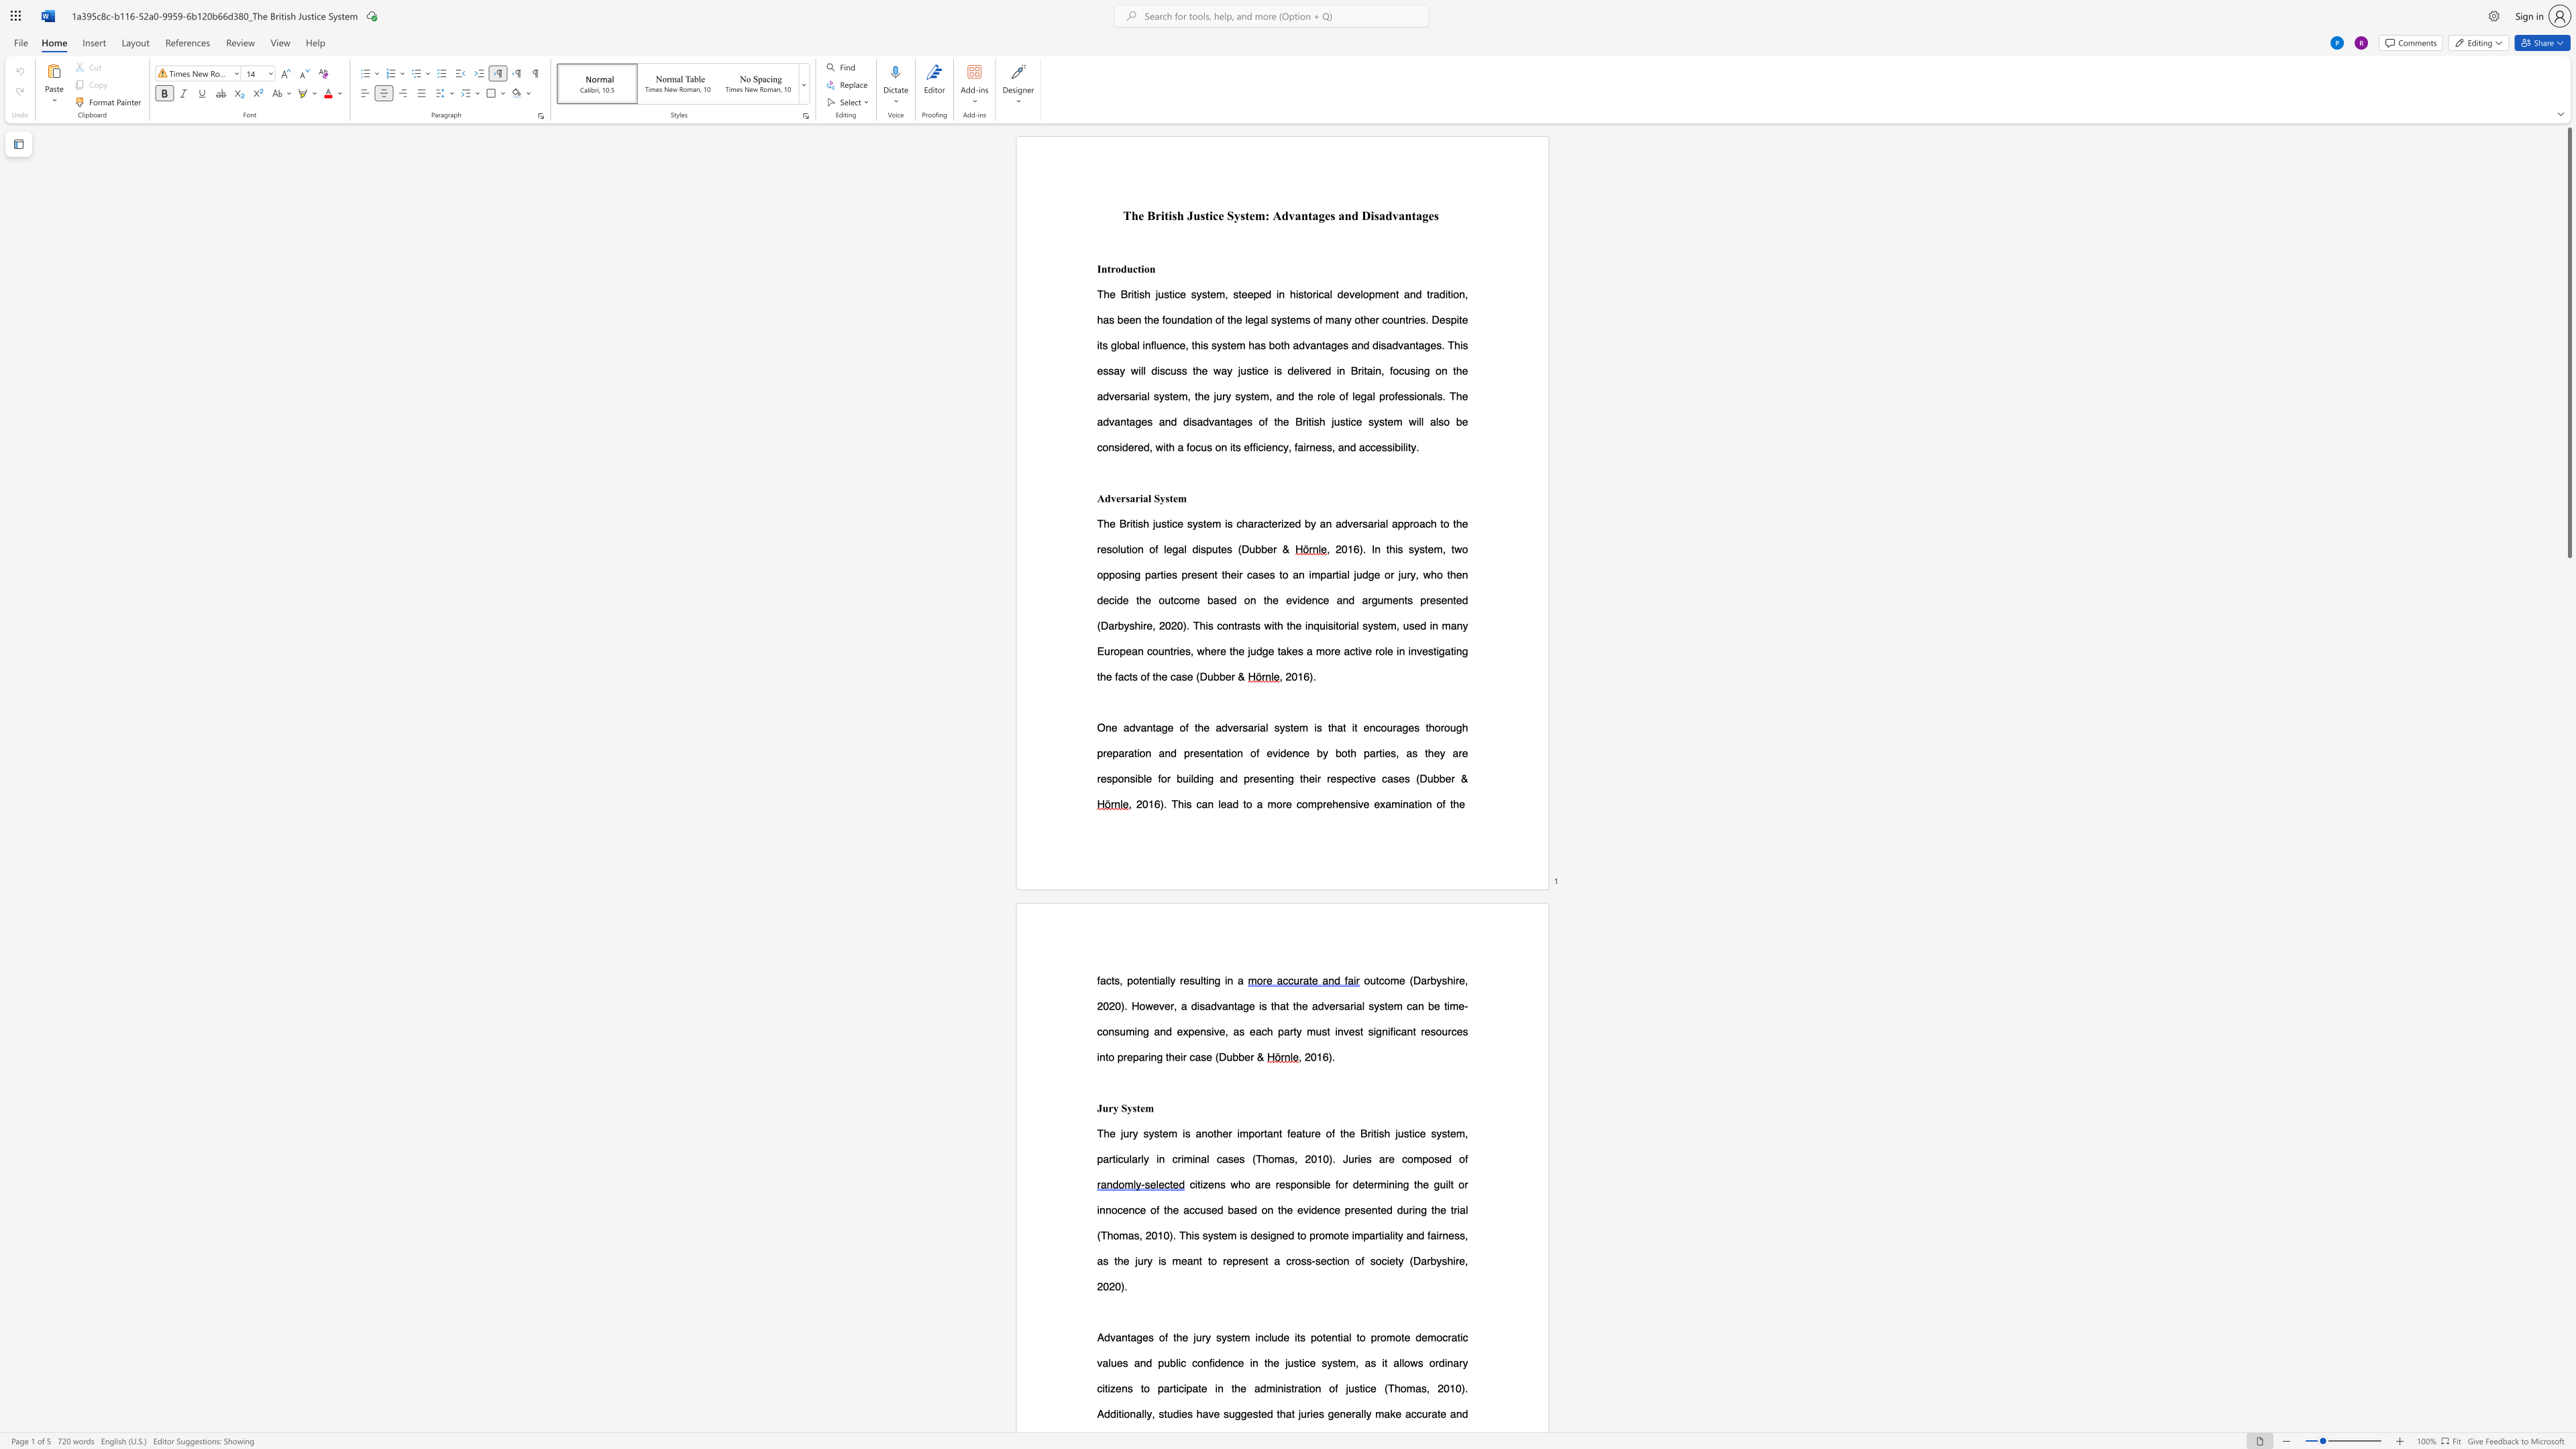 The image size is (2576, 1449). Describe the element at coordinates (1339, 1412) in the screenshot. I see `the subset text "nerally ma" within the text "generally make"` at that location.